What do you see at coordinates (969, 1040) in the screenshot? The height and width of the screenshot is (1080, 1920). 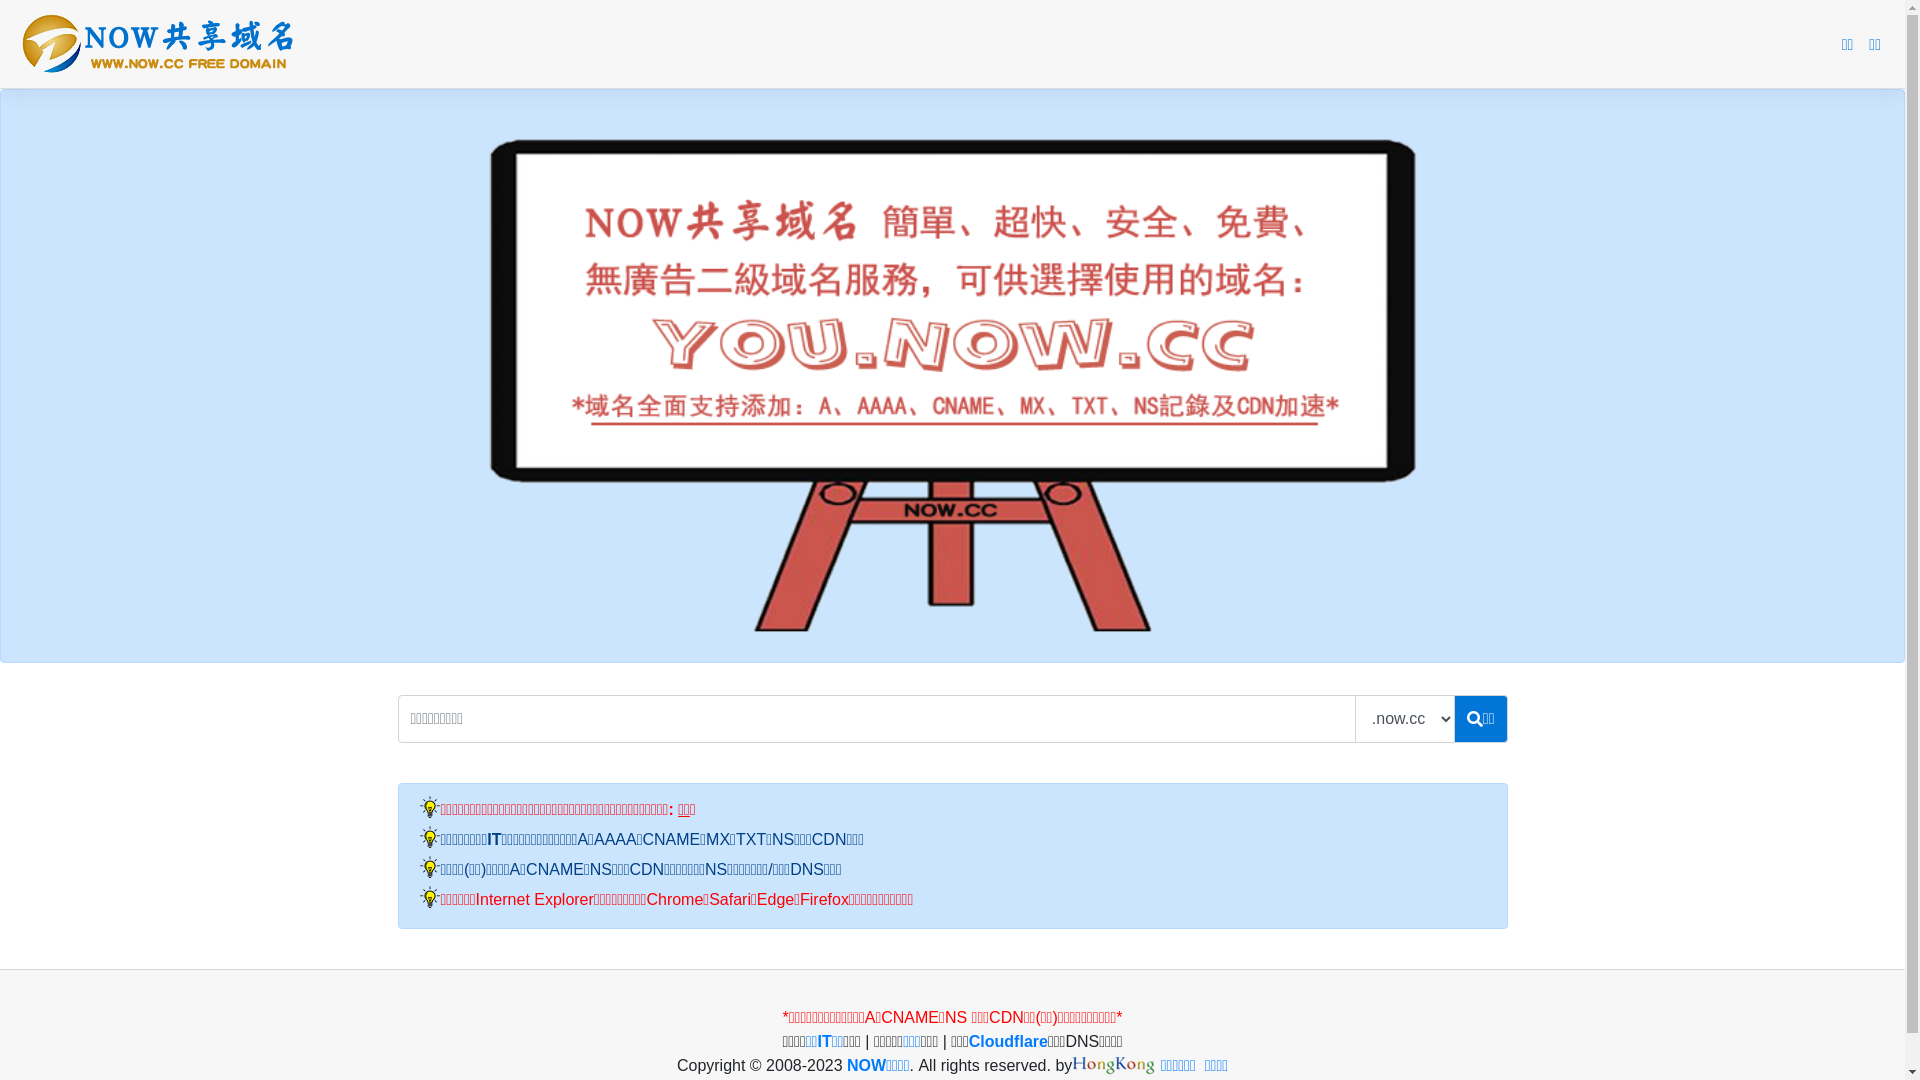 I see `'Cloudflare'` at bounding box center [969, 1040].